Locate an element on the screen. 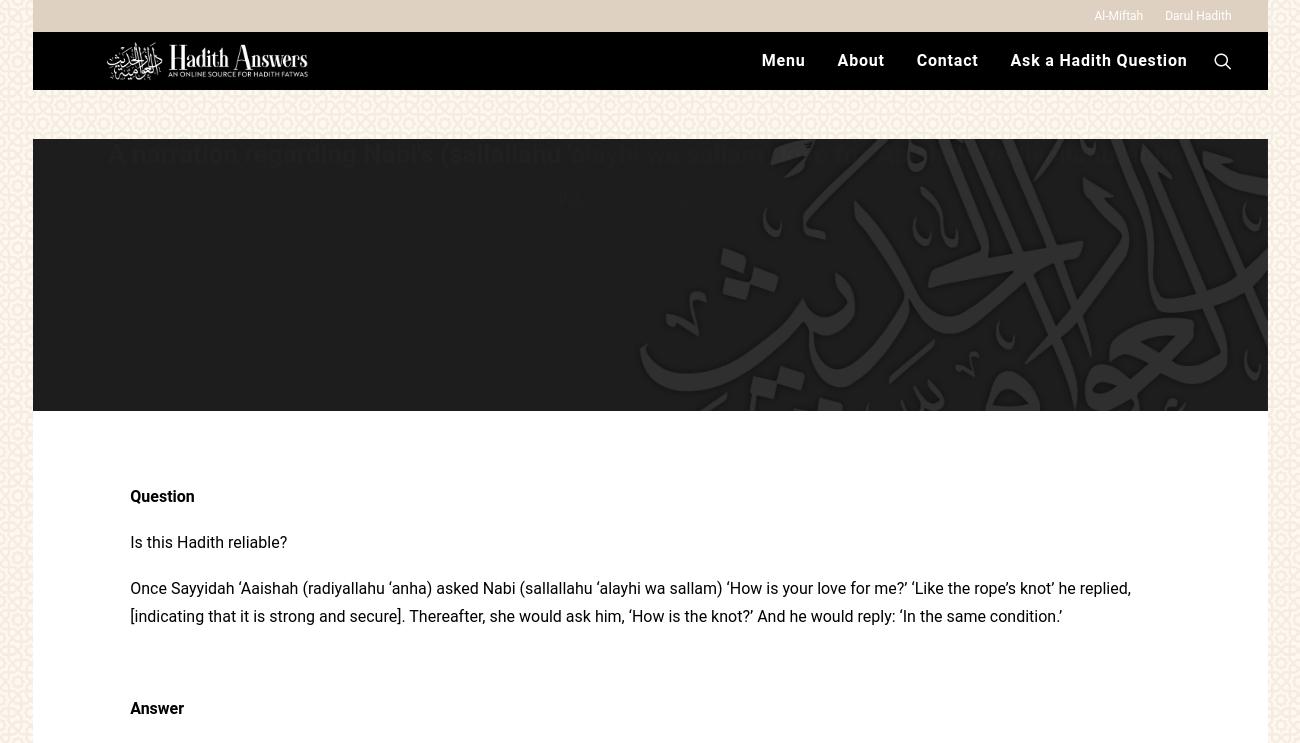  'Is this Hadith reliable?' is located at coordinates (129, 543).